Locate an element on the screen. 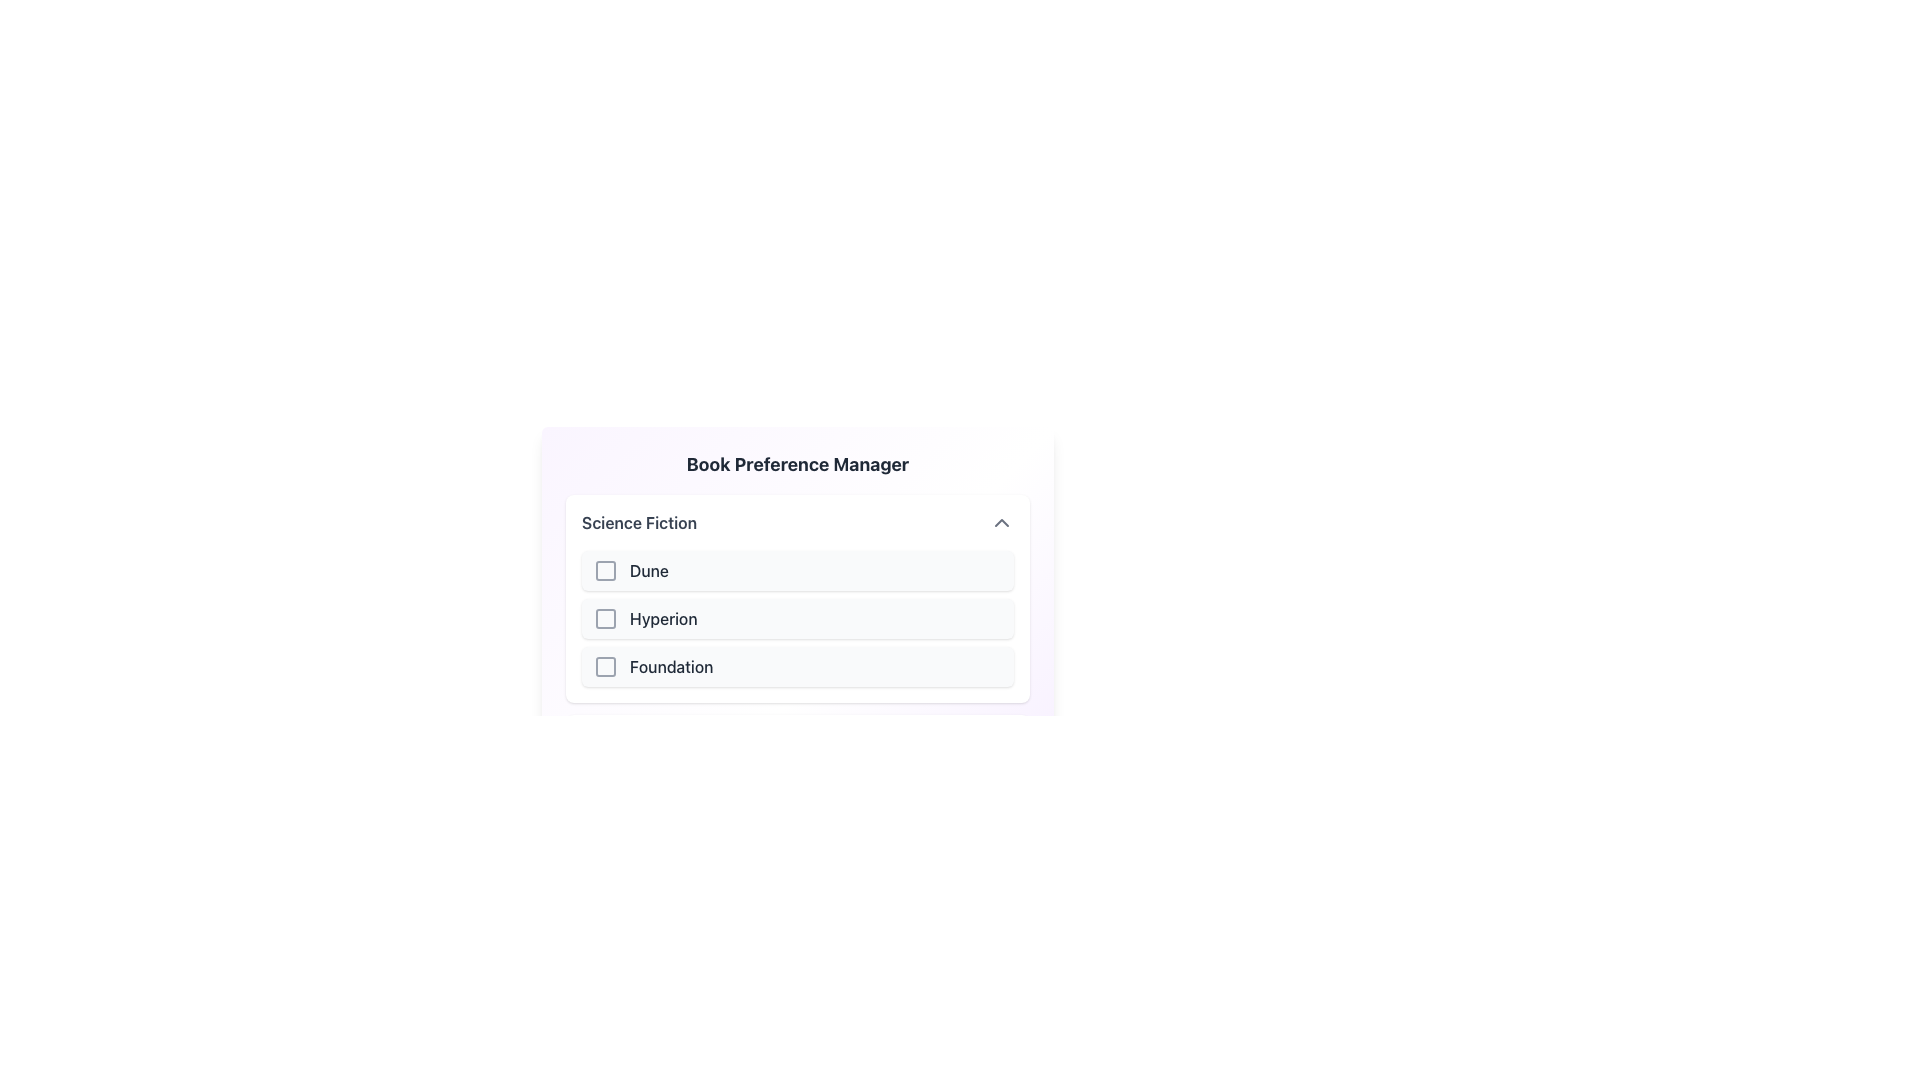  the text label 'Dune' which is styled in medium-weight gray font, positioned to the right of a checkbox in the 'Science Fiction' section of the 'Book Preference Manager' is located at coordinates (649, 570).